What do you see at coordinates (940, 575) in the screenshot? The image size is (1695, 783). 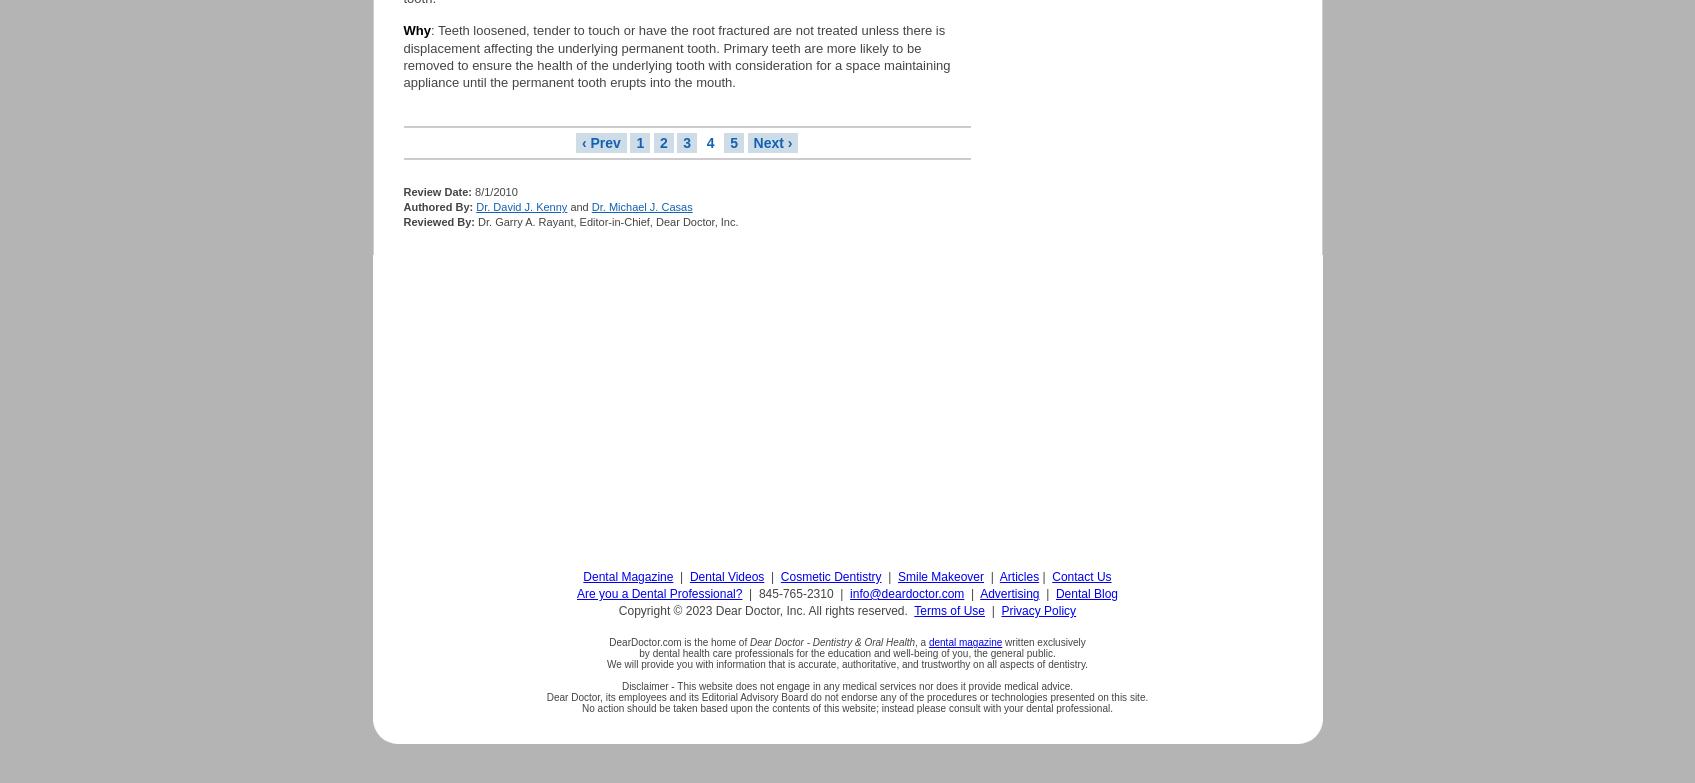 I see `'Smile Makeover'` at bounding box center [940, 575].